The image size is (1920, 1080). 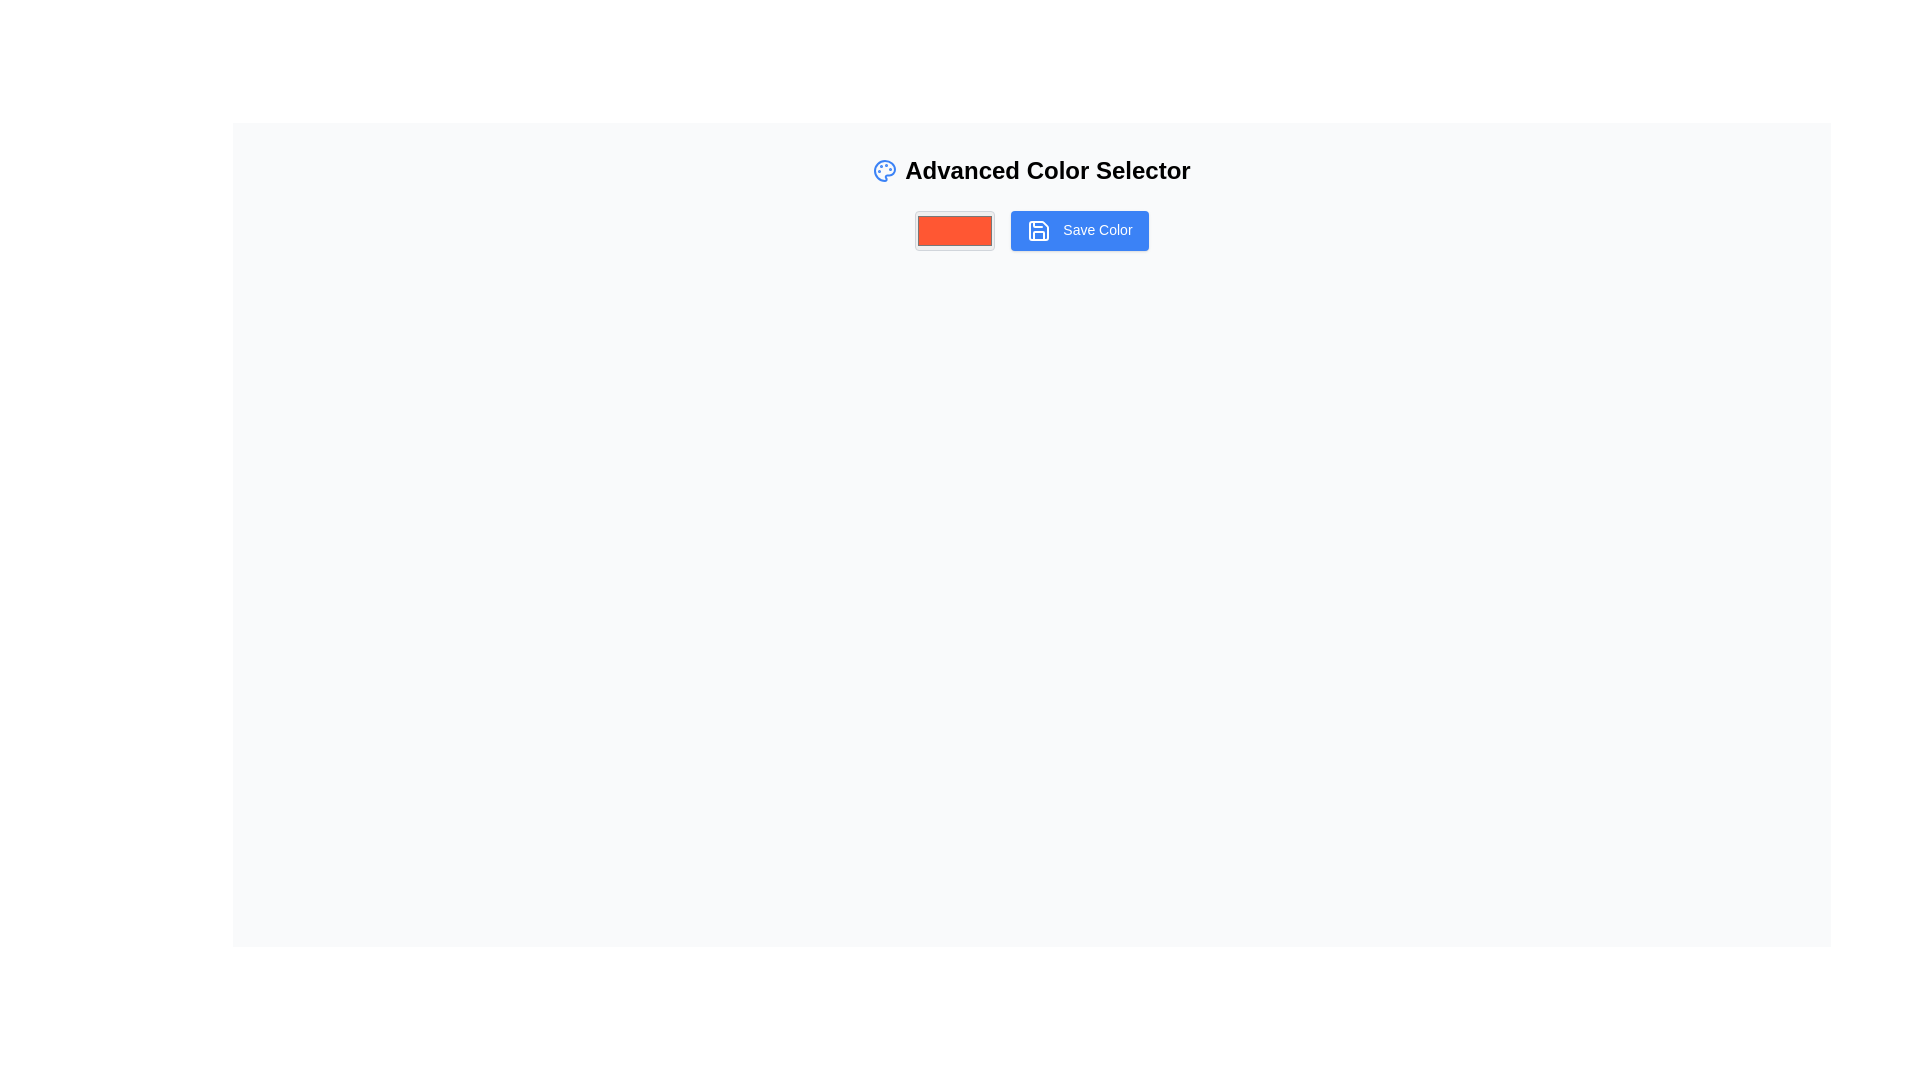 What do you see at coordinates (1039, 230) in the screenshot?
I see `the save icon within the 'Save Color' button` at bounding box center [1039, 230].